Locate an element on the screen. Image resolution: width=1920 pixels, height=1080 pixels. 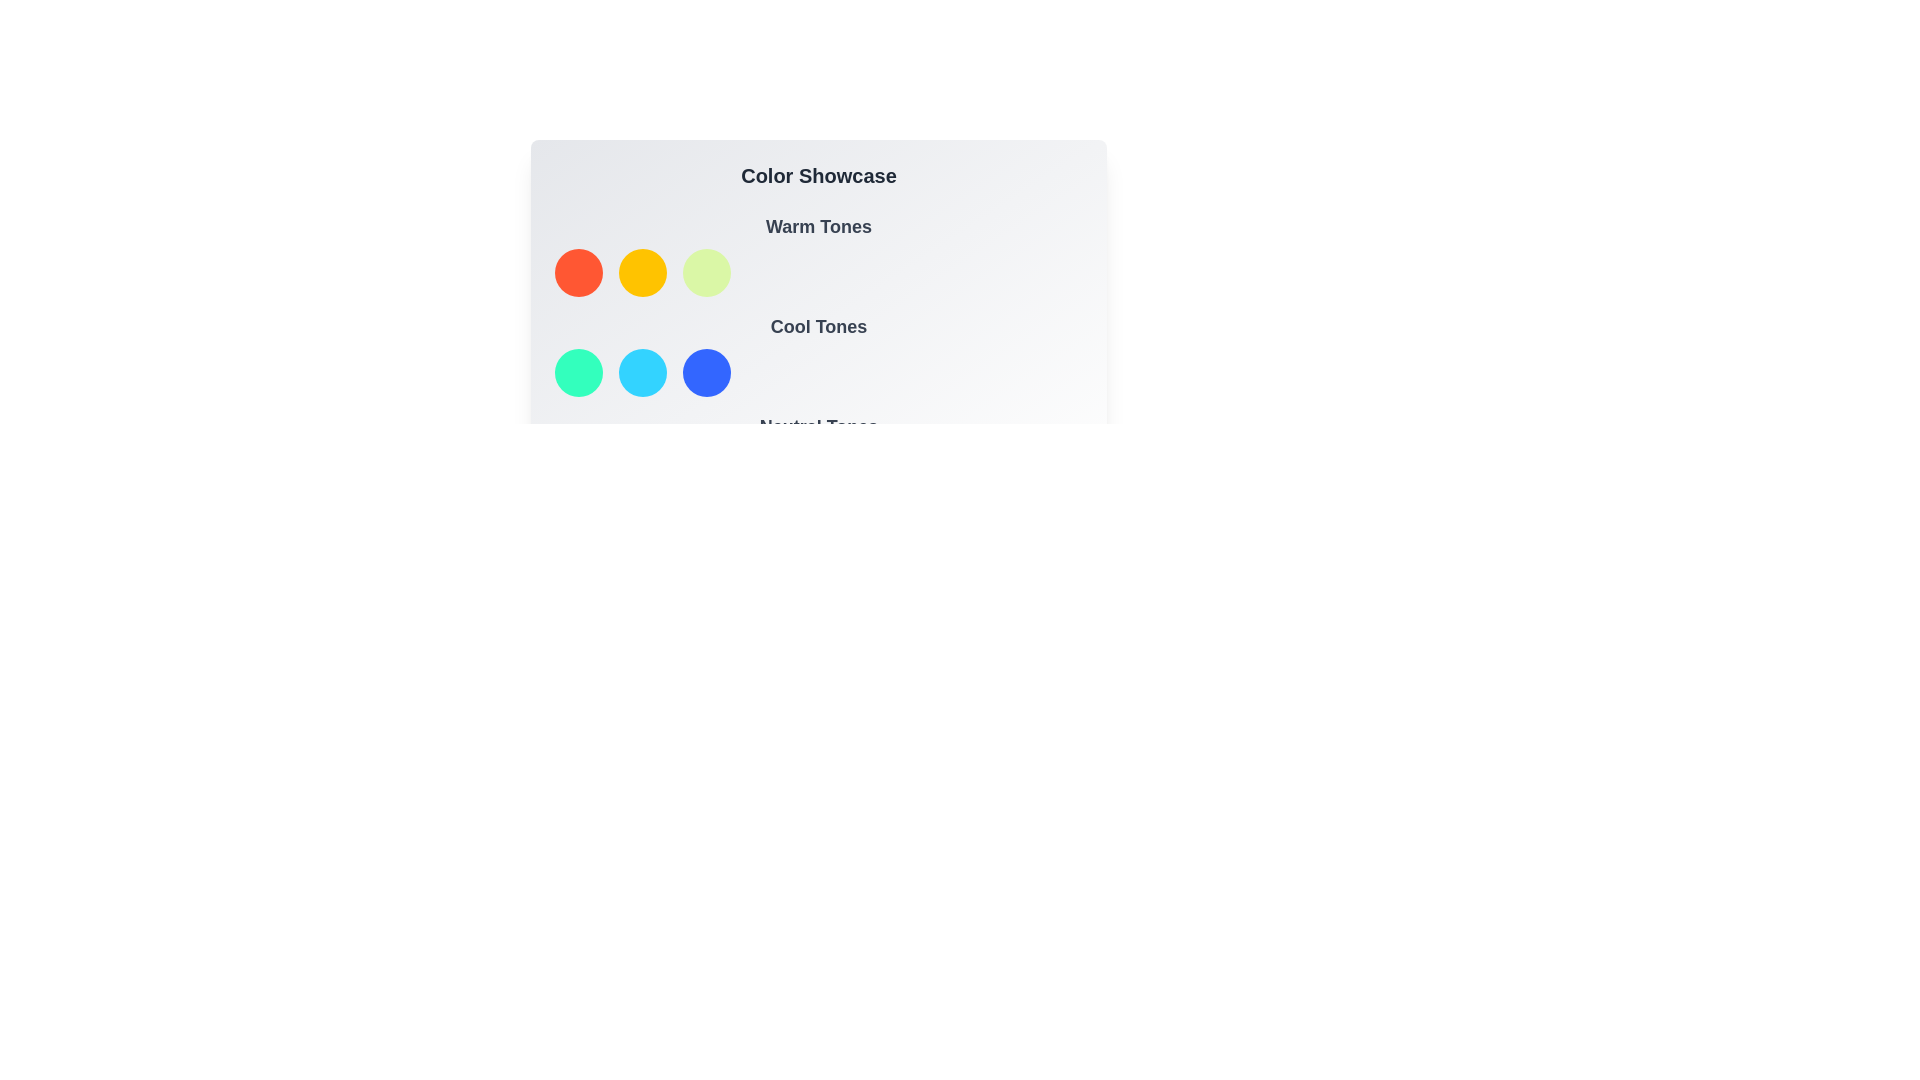
the Decorative Indicator located in the top-left position of the 'Warm Tones' layout, which serves as a non-interactive visual indicator for warmth-related colors is located at coordinates (578, 273).